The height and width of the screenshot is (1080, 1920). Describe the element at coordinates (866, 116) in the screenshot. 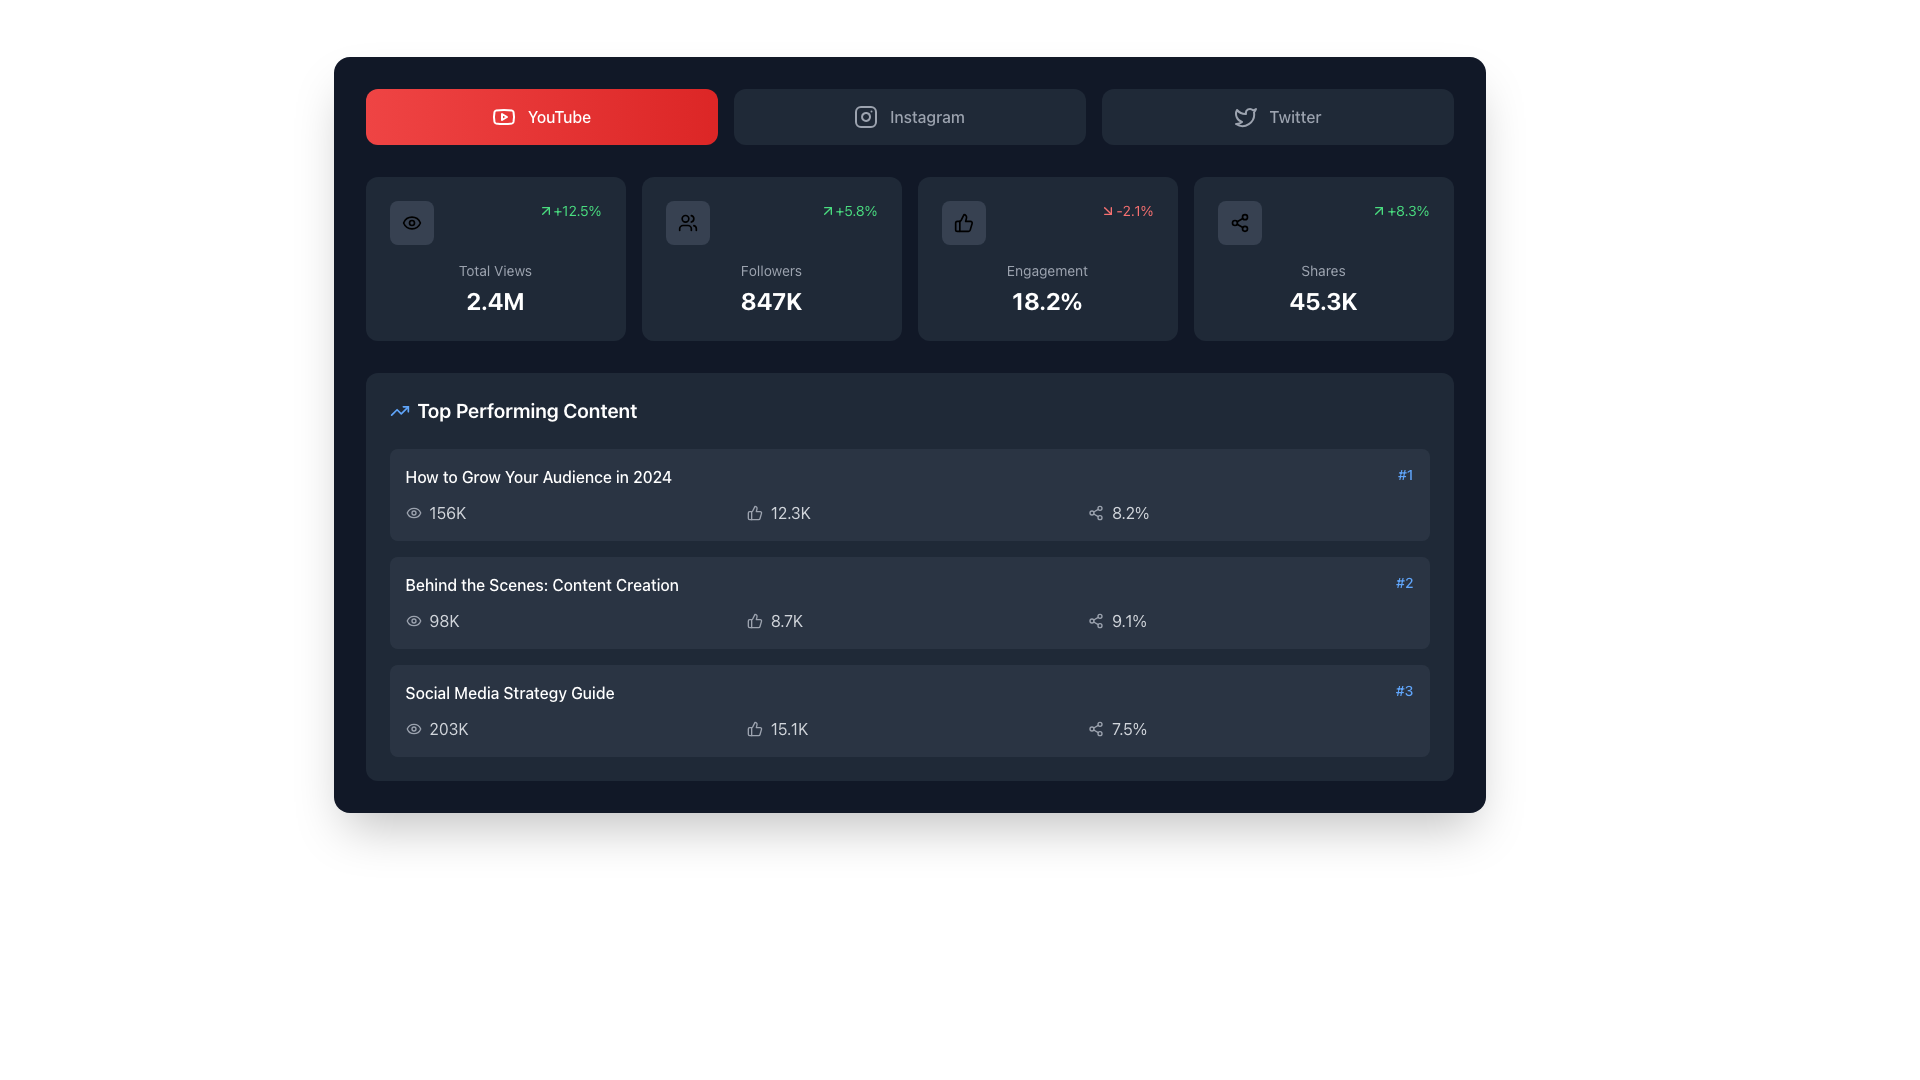

I see `the Instagram logo icon, which is a graphic element styled with a circular square and a dot in the top-right corner, located in the navigation section to the left of the 'Instagram' text label` at that location.